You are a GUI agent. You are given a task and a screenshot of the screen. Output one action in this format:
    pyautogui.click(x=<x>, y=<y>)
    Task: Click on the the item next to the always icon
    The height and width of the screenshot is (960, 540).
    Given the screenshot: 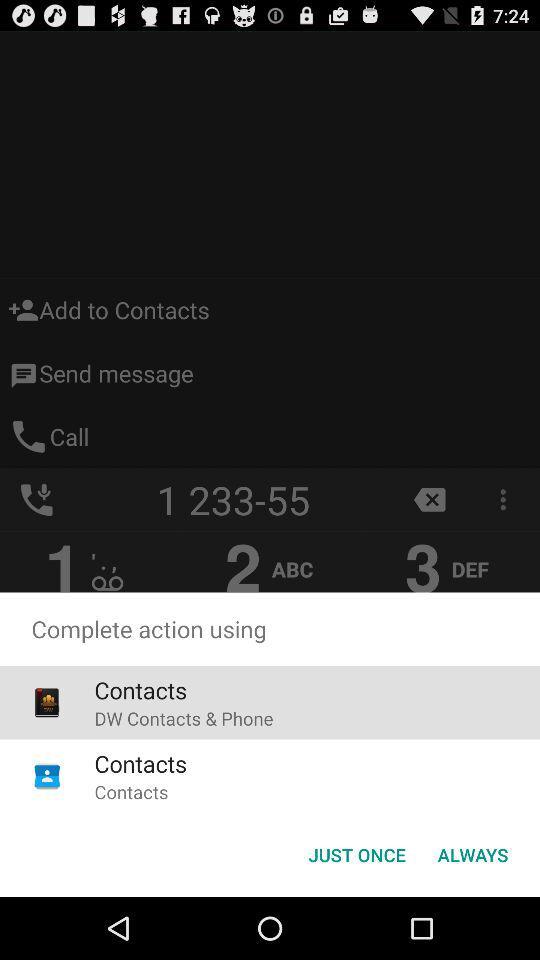 What is the action you would take?
    pyautogui.click(x=356, y=853)
    